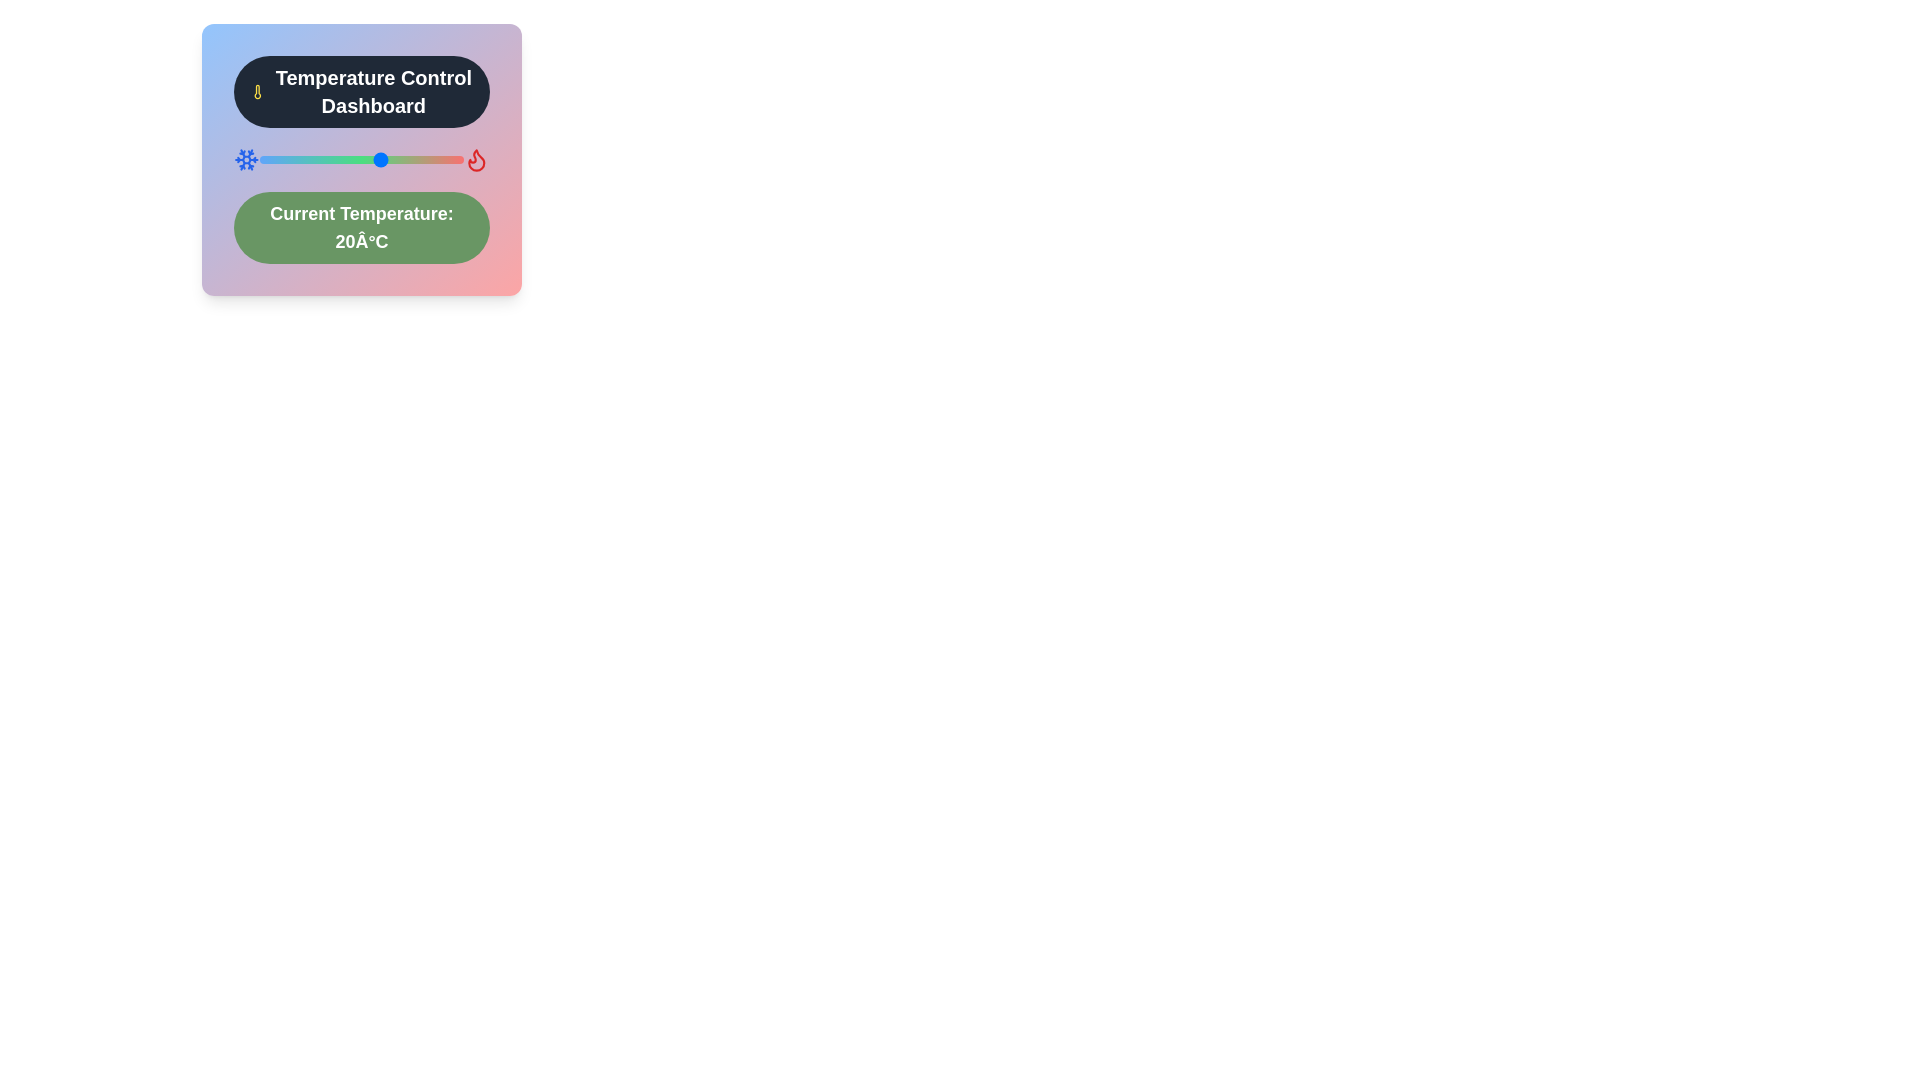 The height and width of the screenshot is (1080, 1920). Describe the element at coordinates (262, 158) in the screenshot. I see `the temperature slider to set the temperature to -9 degrees` at that location.